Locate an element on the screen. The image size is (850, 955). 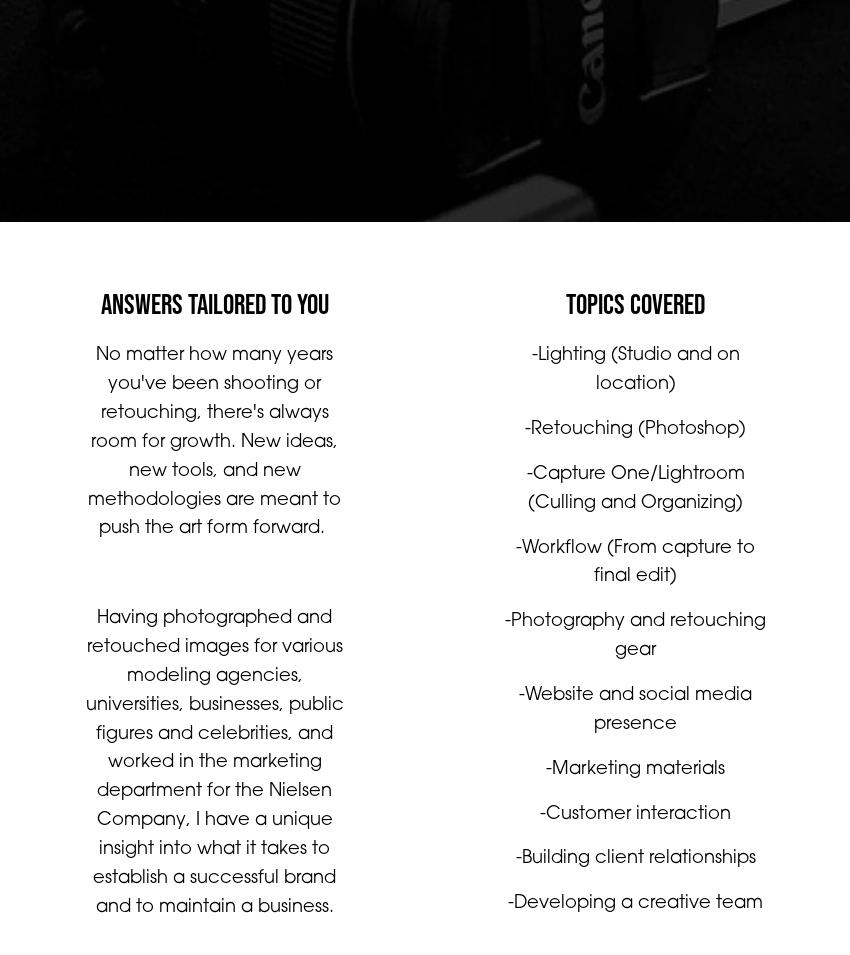
'-Building client relationships' is located at coordinates (634, 878).